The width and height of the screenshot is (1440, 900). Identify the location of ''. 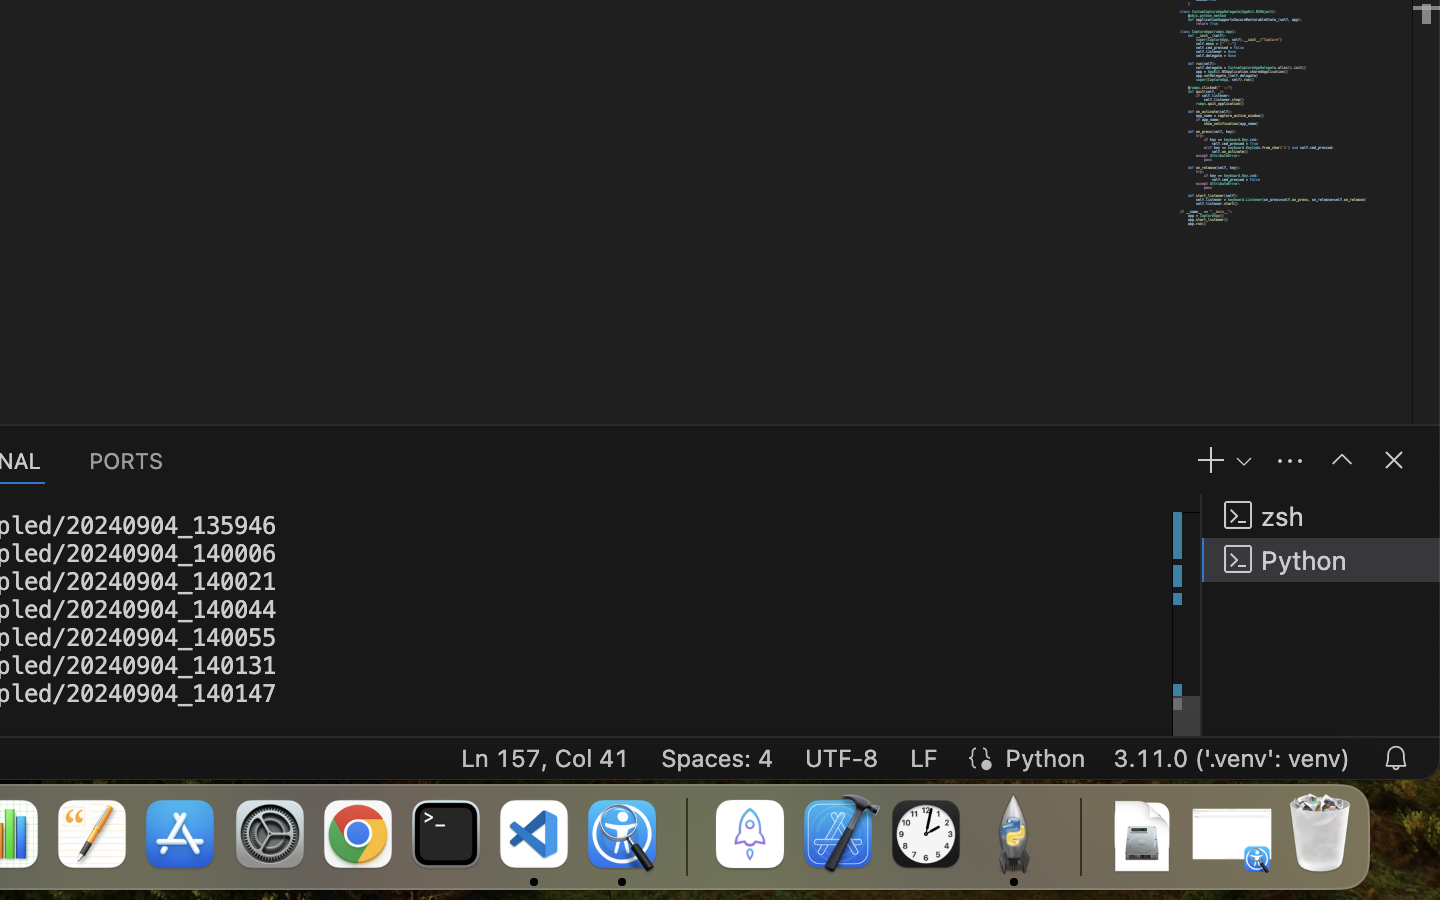
(1394, 458).